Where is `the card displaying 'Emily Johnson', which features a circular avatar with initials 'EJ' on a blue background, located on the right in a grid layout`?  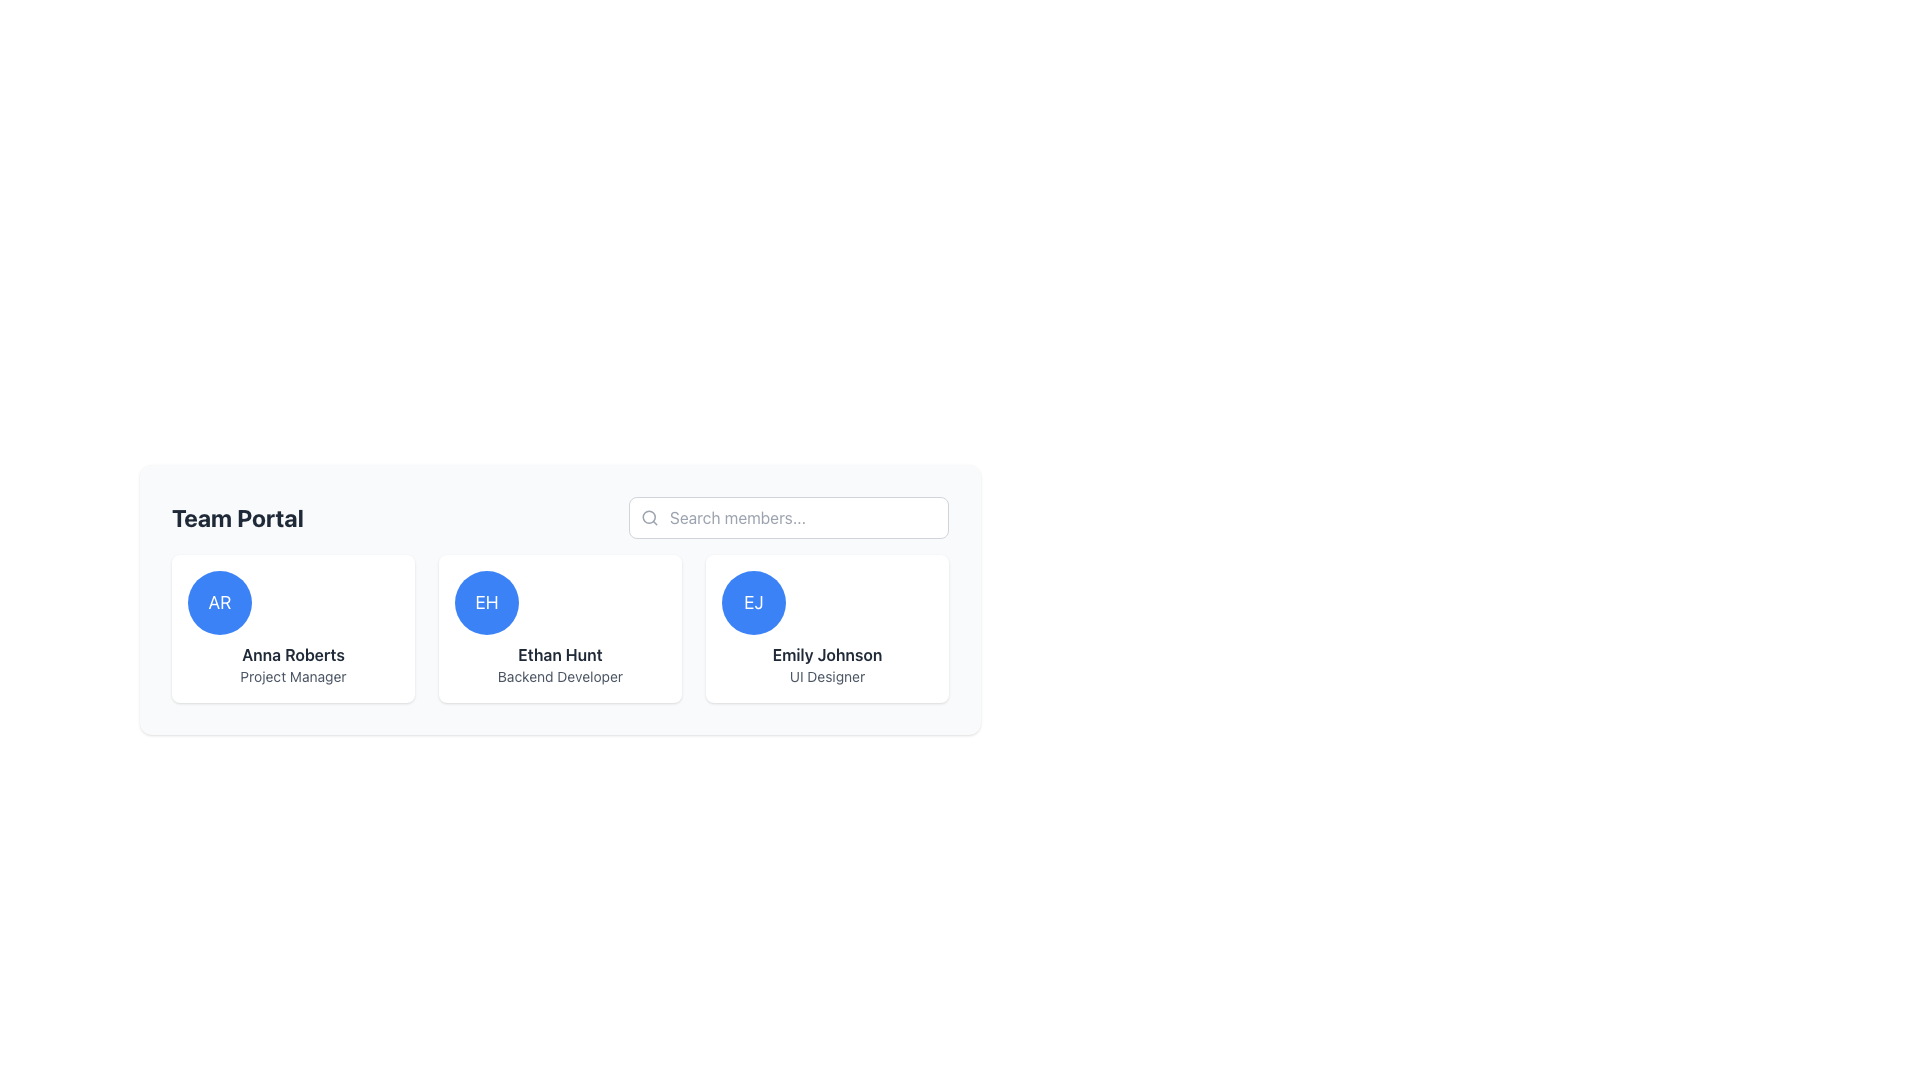
the card displaying 'Emily Johnson', which features a circular avatar with initials 'EJ' on a blue background, located on the right in a grid layout is located at coordinates (827, 627).